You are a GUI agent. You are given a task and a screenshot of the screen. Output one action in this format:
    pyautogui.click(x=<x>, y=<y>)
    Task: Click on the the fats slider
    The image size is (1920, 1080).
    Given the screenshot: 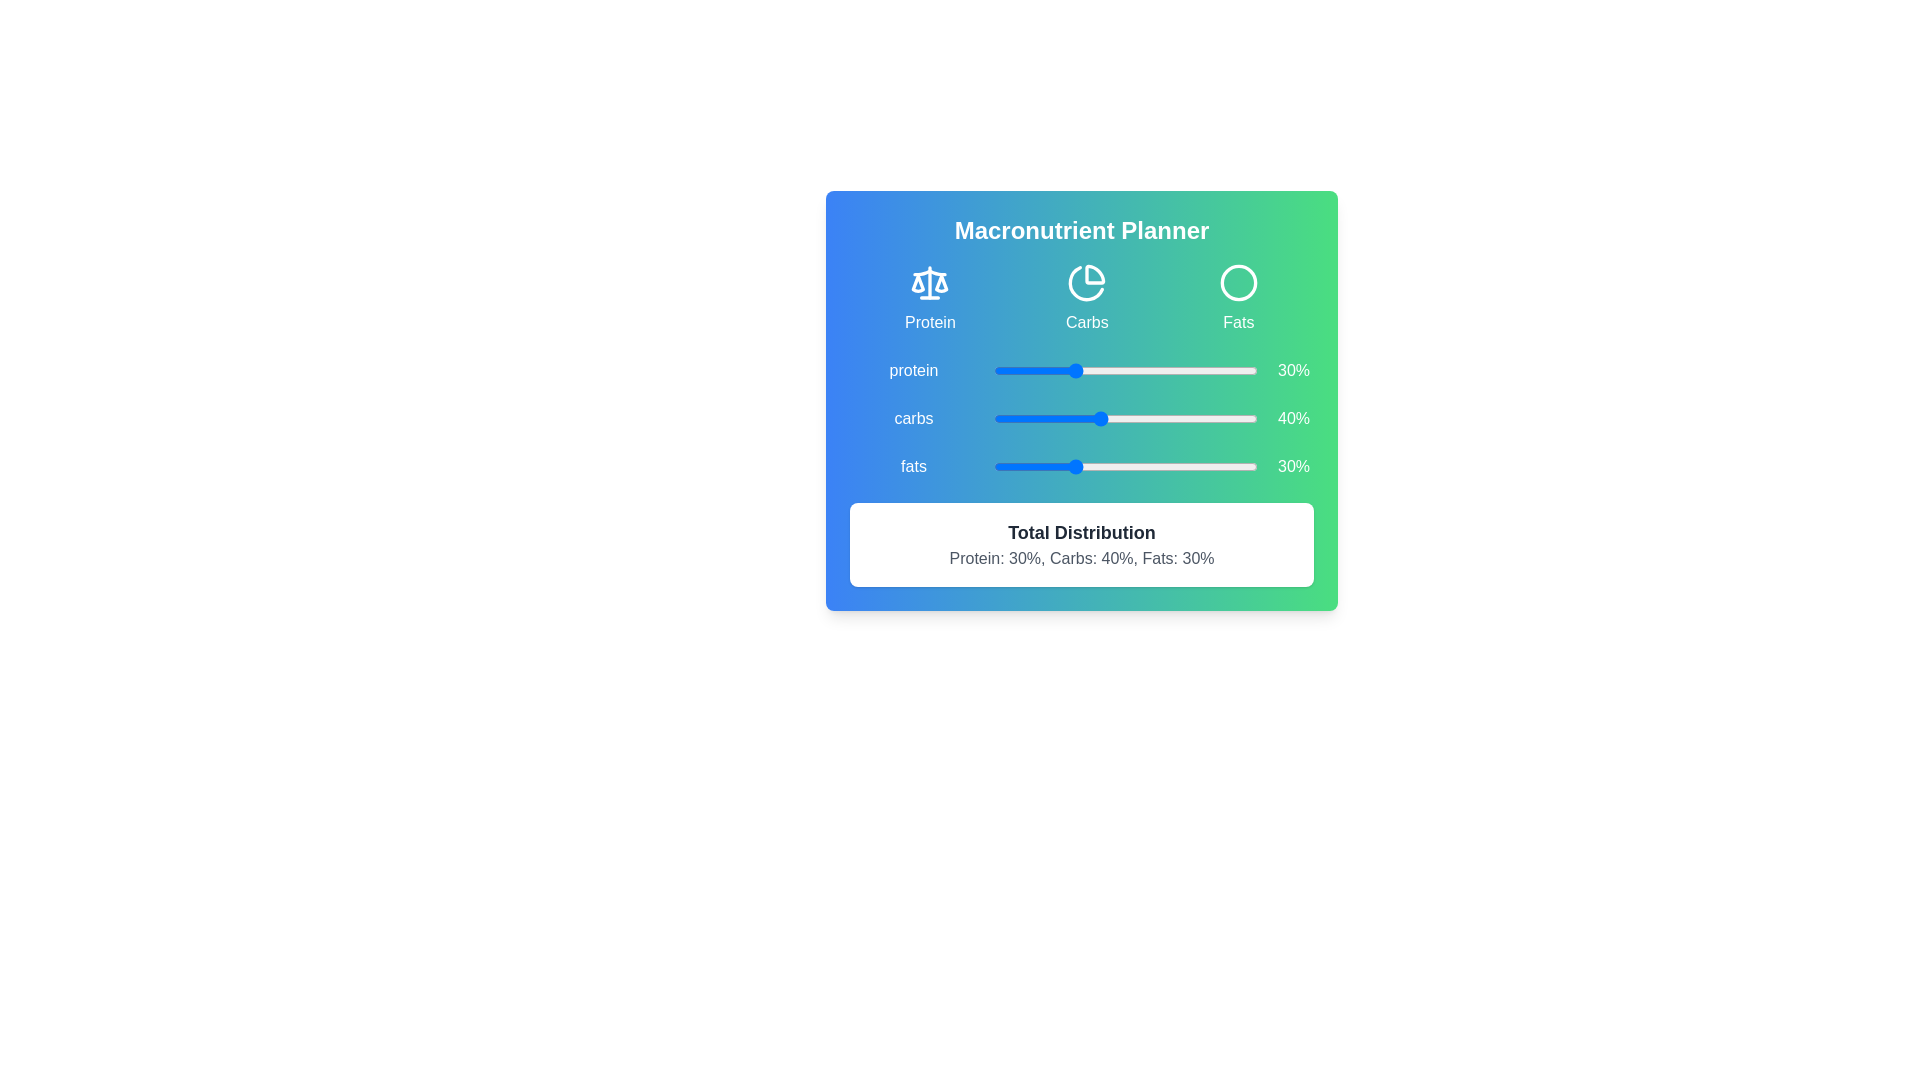 What is the action you would take?
    pyautogui.click(x=1072, y=466)
    